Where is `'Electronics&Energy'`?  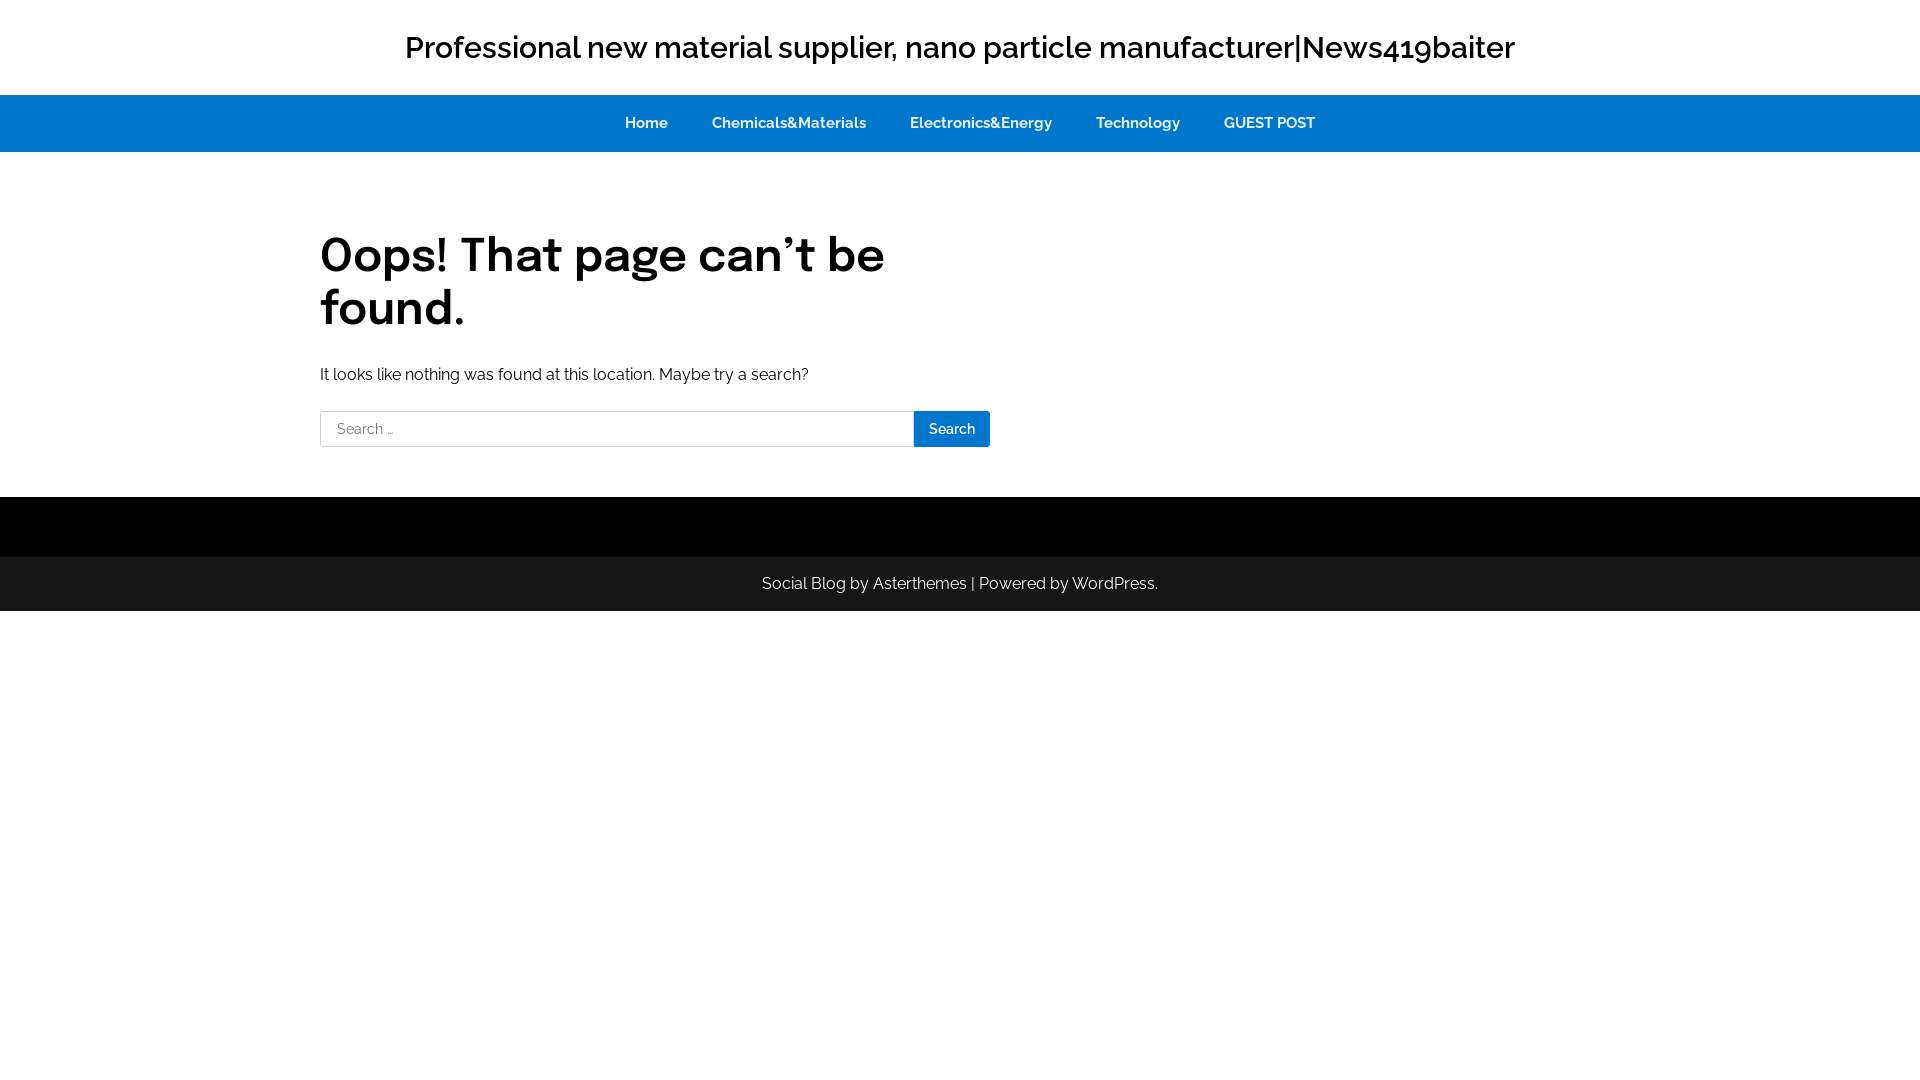 'Electronics&Energy' is located at coordinates (980, 123).